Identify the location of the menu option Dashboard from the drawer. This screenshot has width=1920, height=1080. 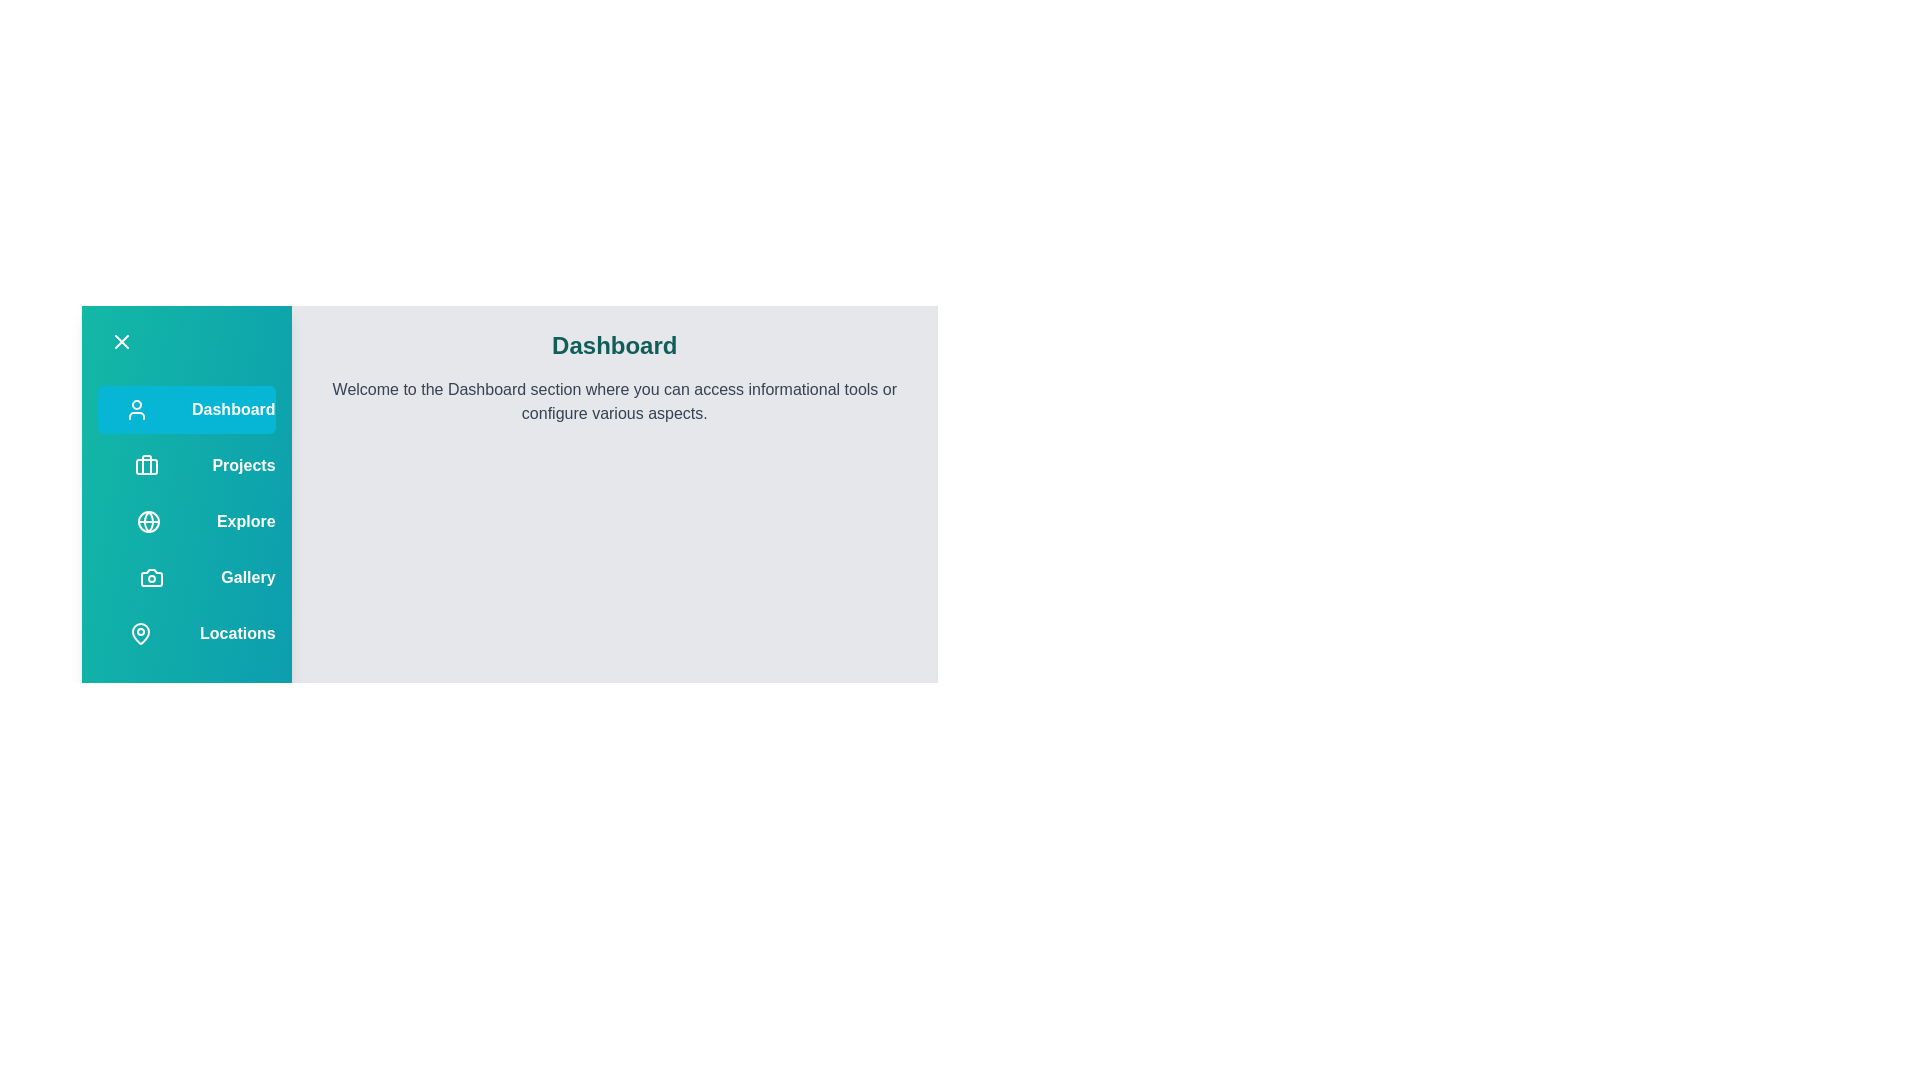
(186, 408).